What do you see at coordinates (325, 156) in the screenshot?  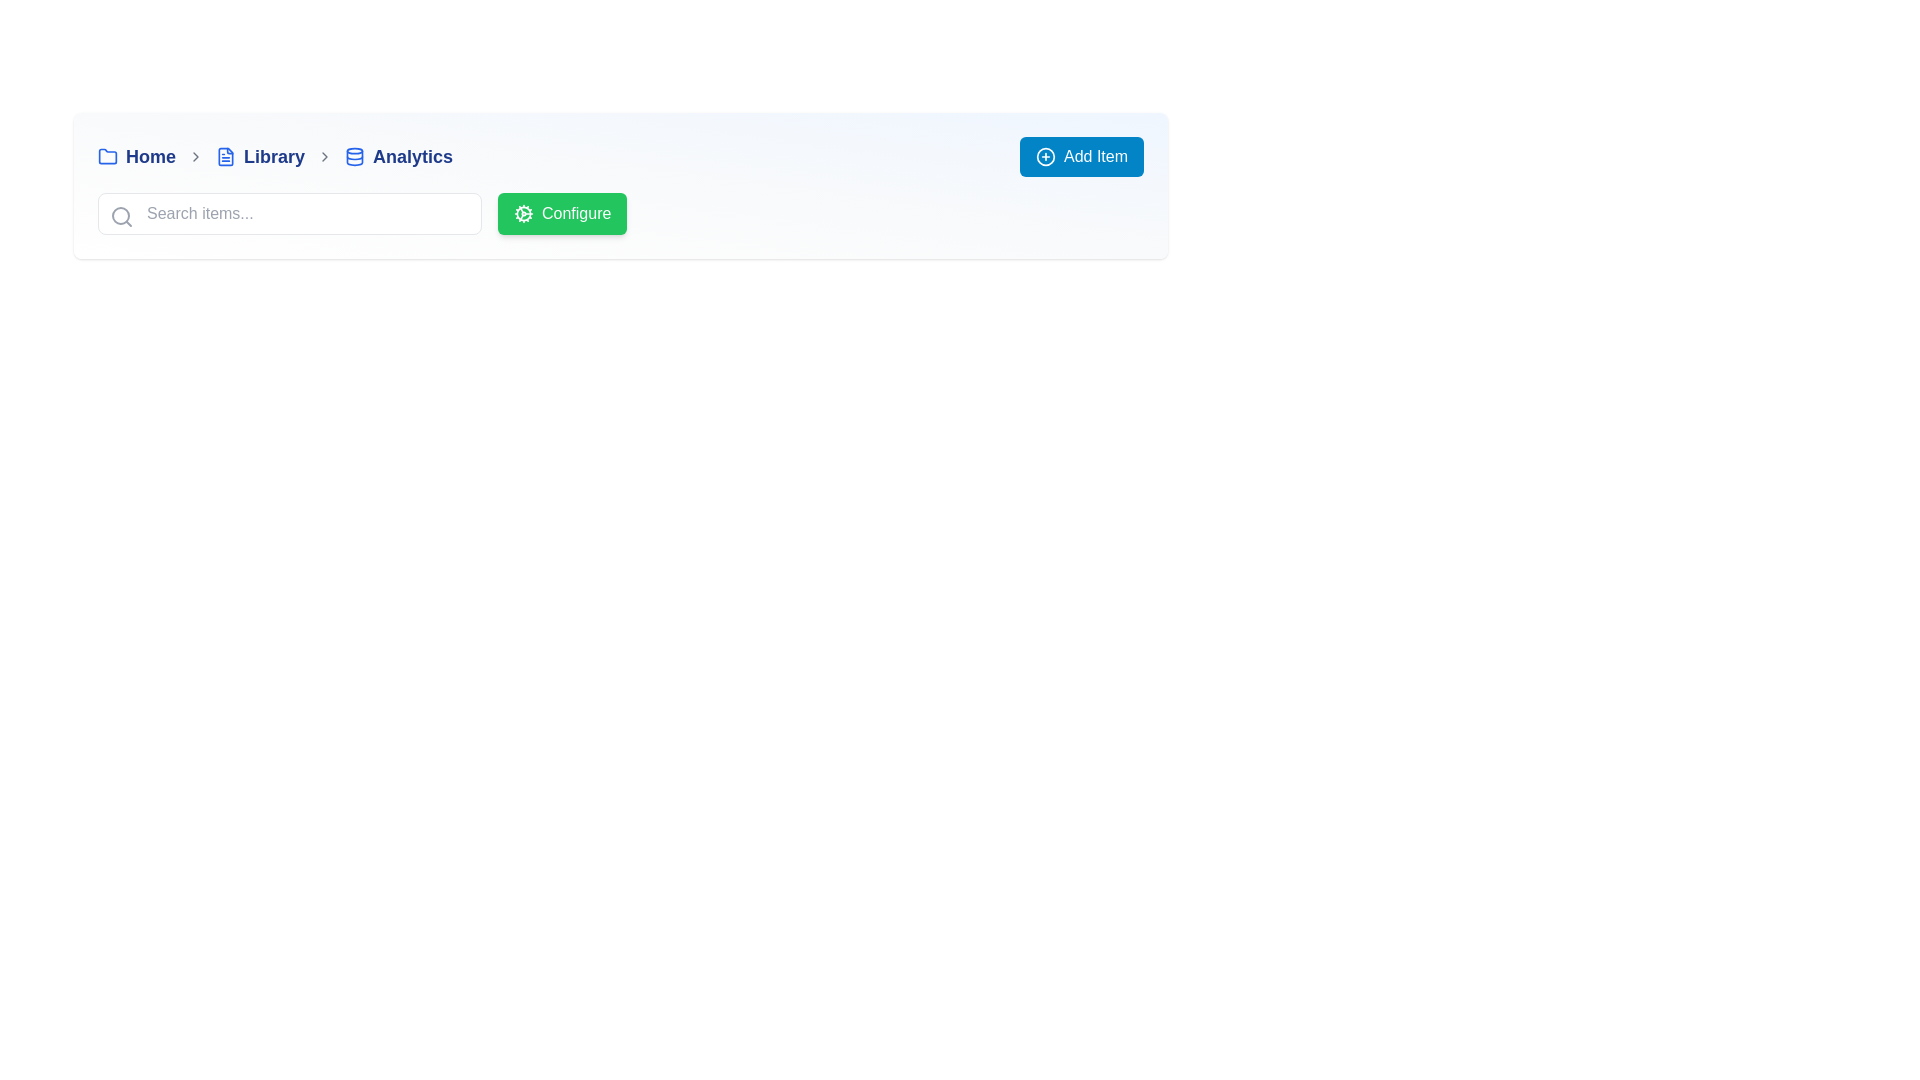 I see `the rightward pointing gray chevron icon in the breadcrumb navigation, located between the 'Library' and 'Analytics' labels` at bounding box center [325, 156].